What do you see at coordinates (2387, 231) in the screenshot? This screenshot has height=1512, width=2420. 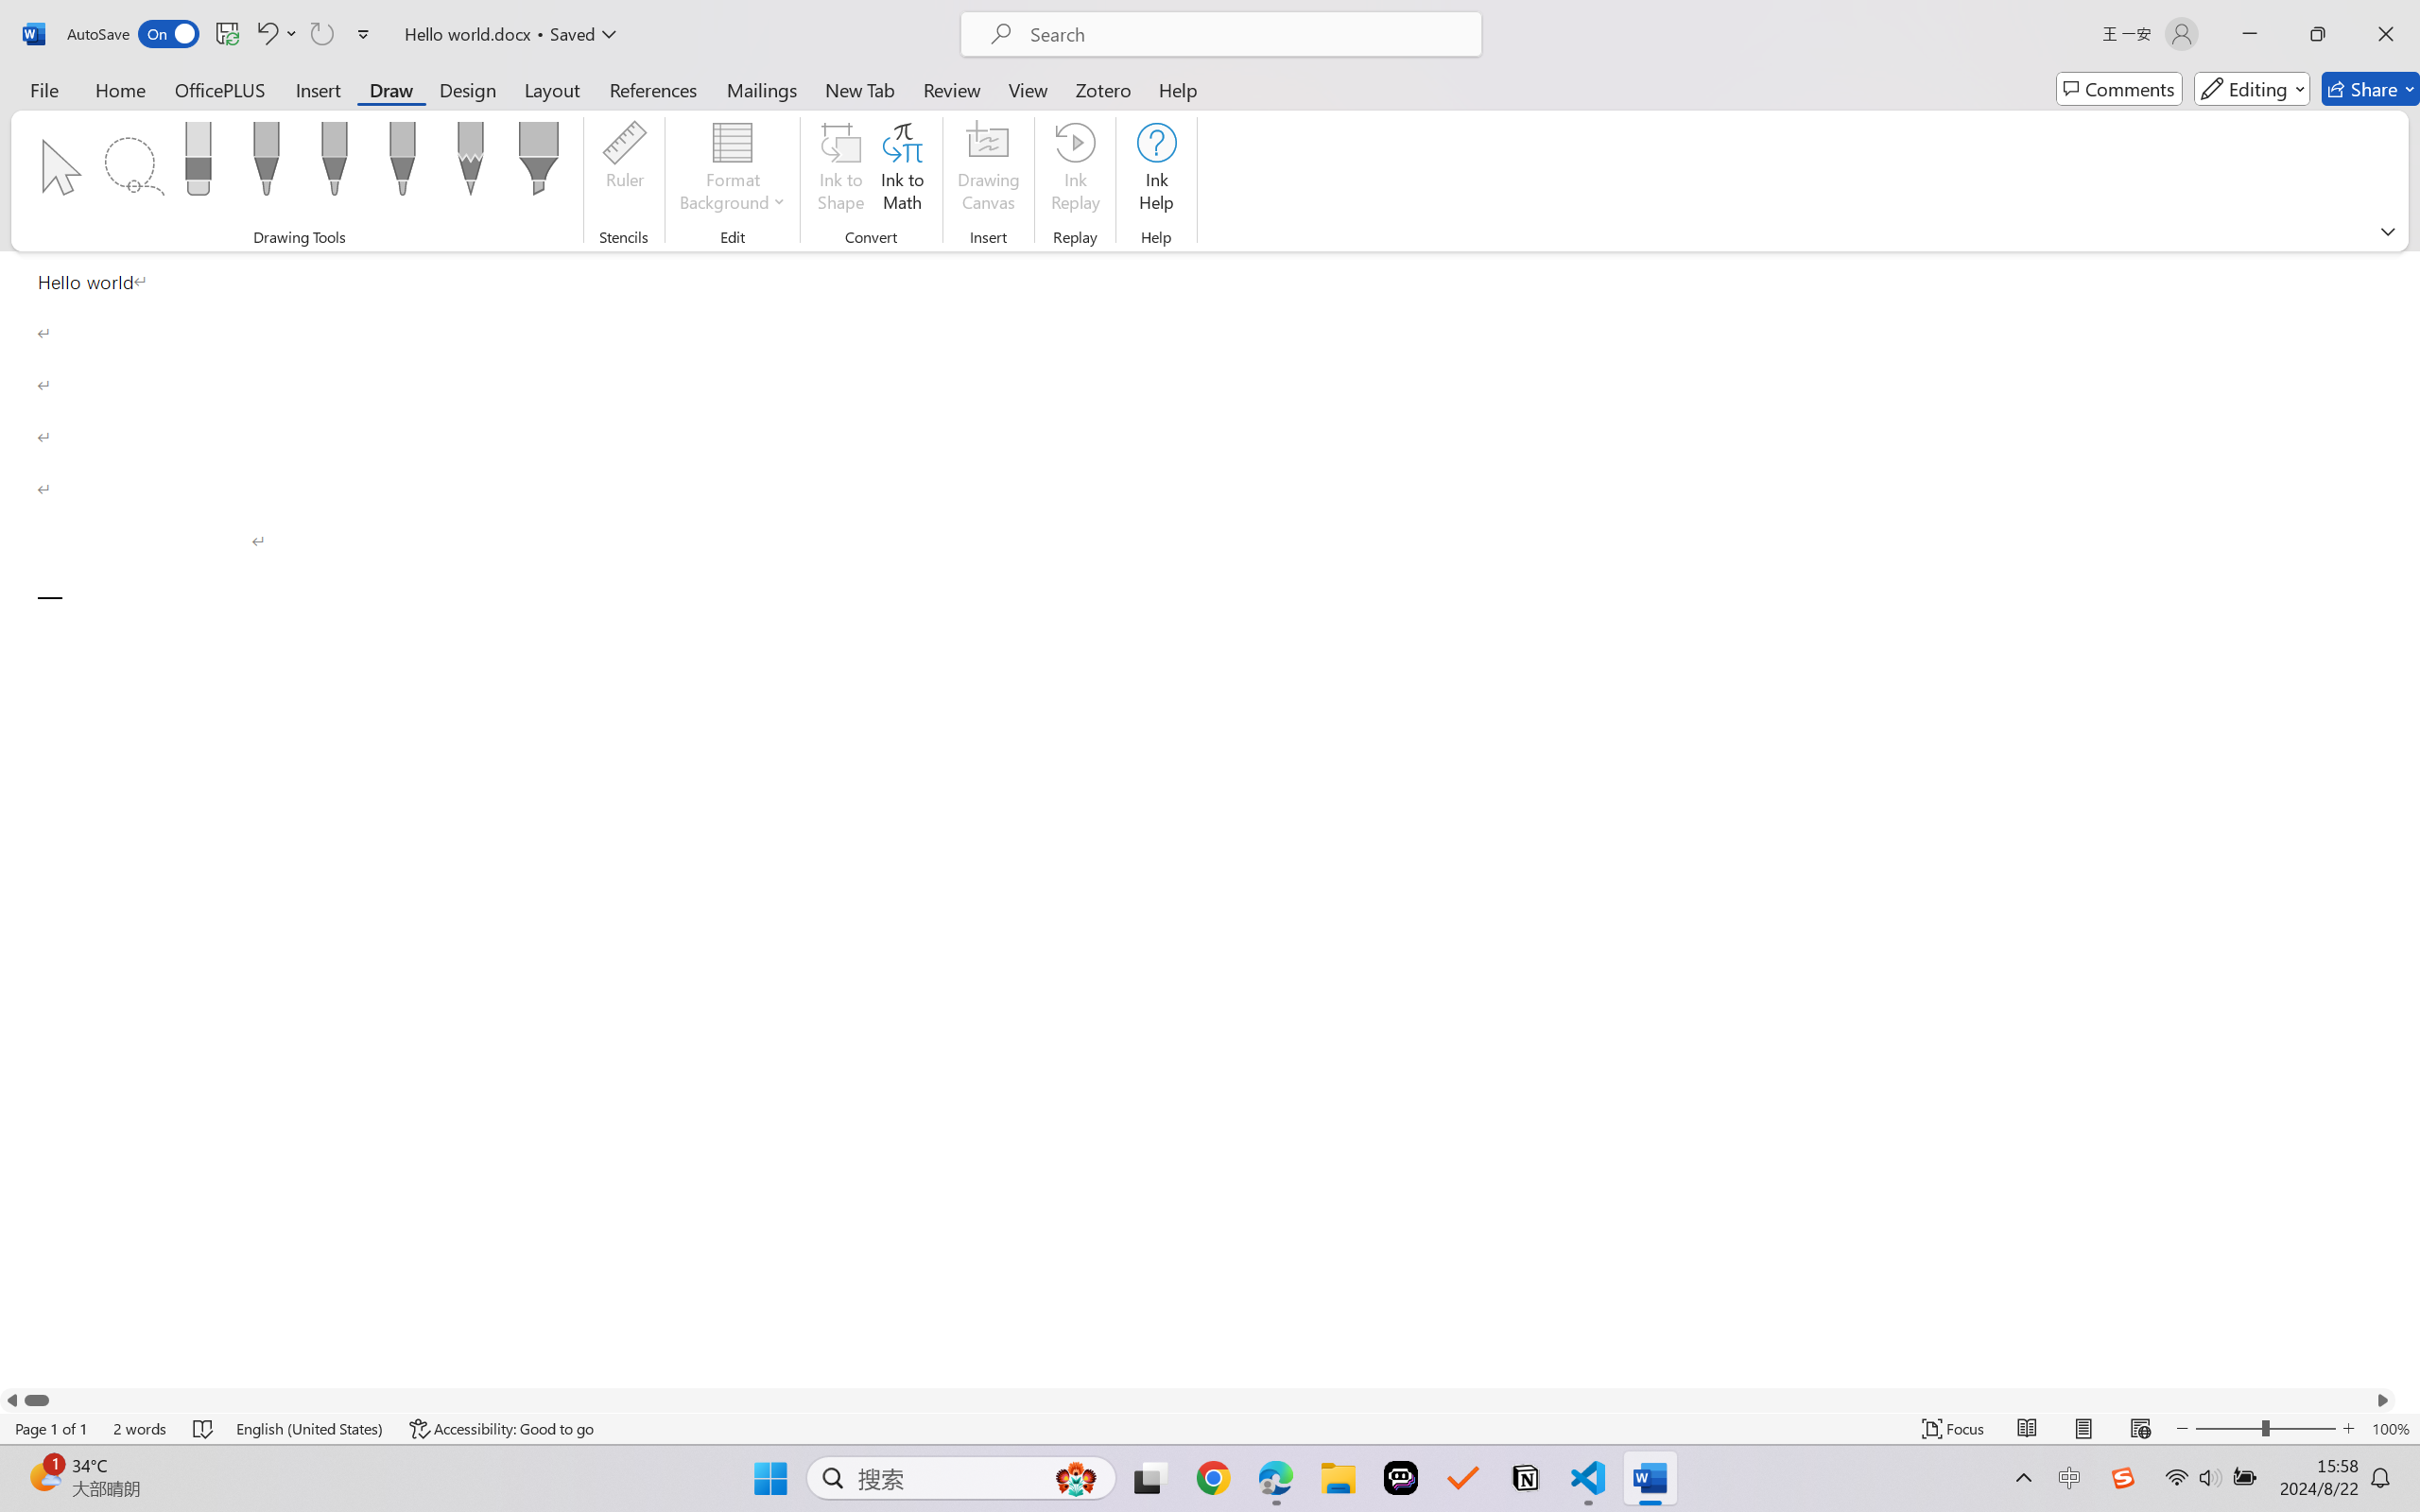 I see `'Ribbon Display Options'` at bounding box center [2387, 231].